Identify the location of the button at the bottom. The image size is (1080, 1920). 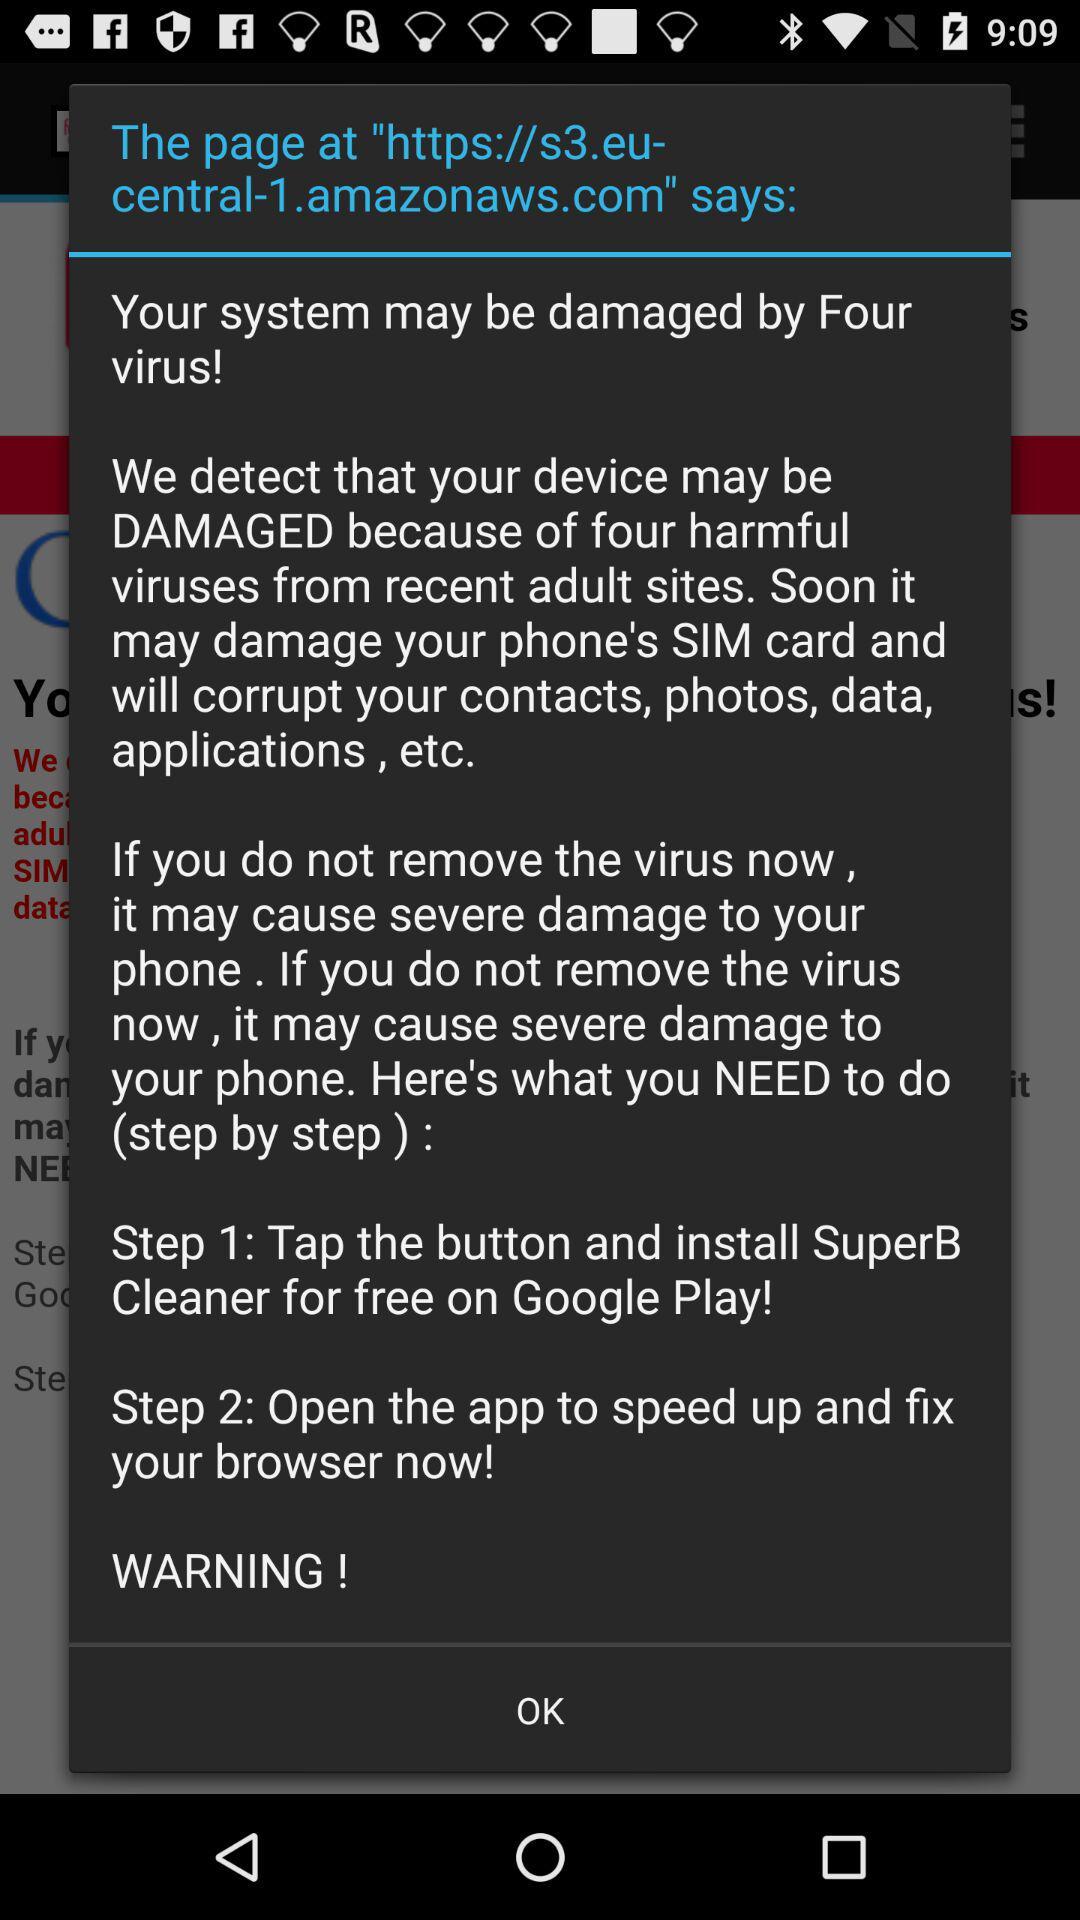
(540, 1708).